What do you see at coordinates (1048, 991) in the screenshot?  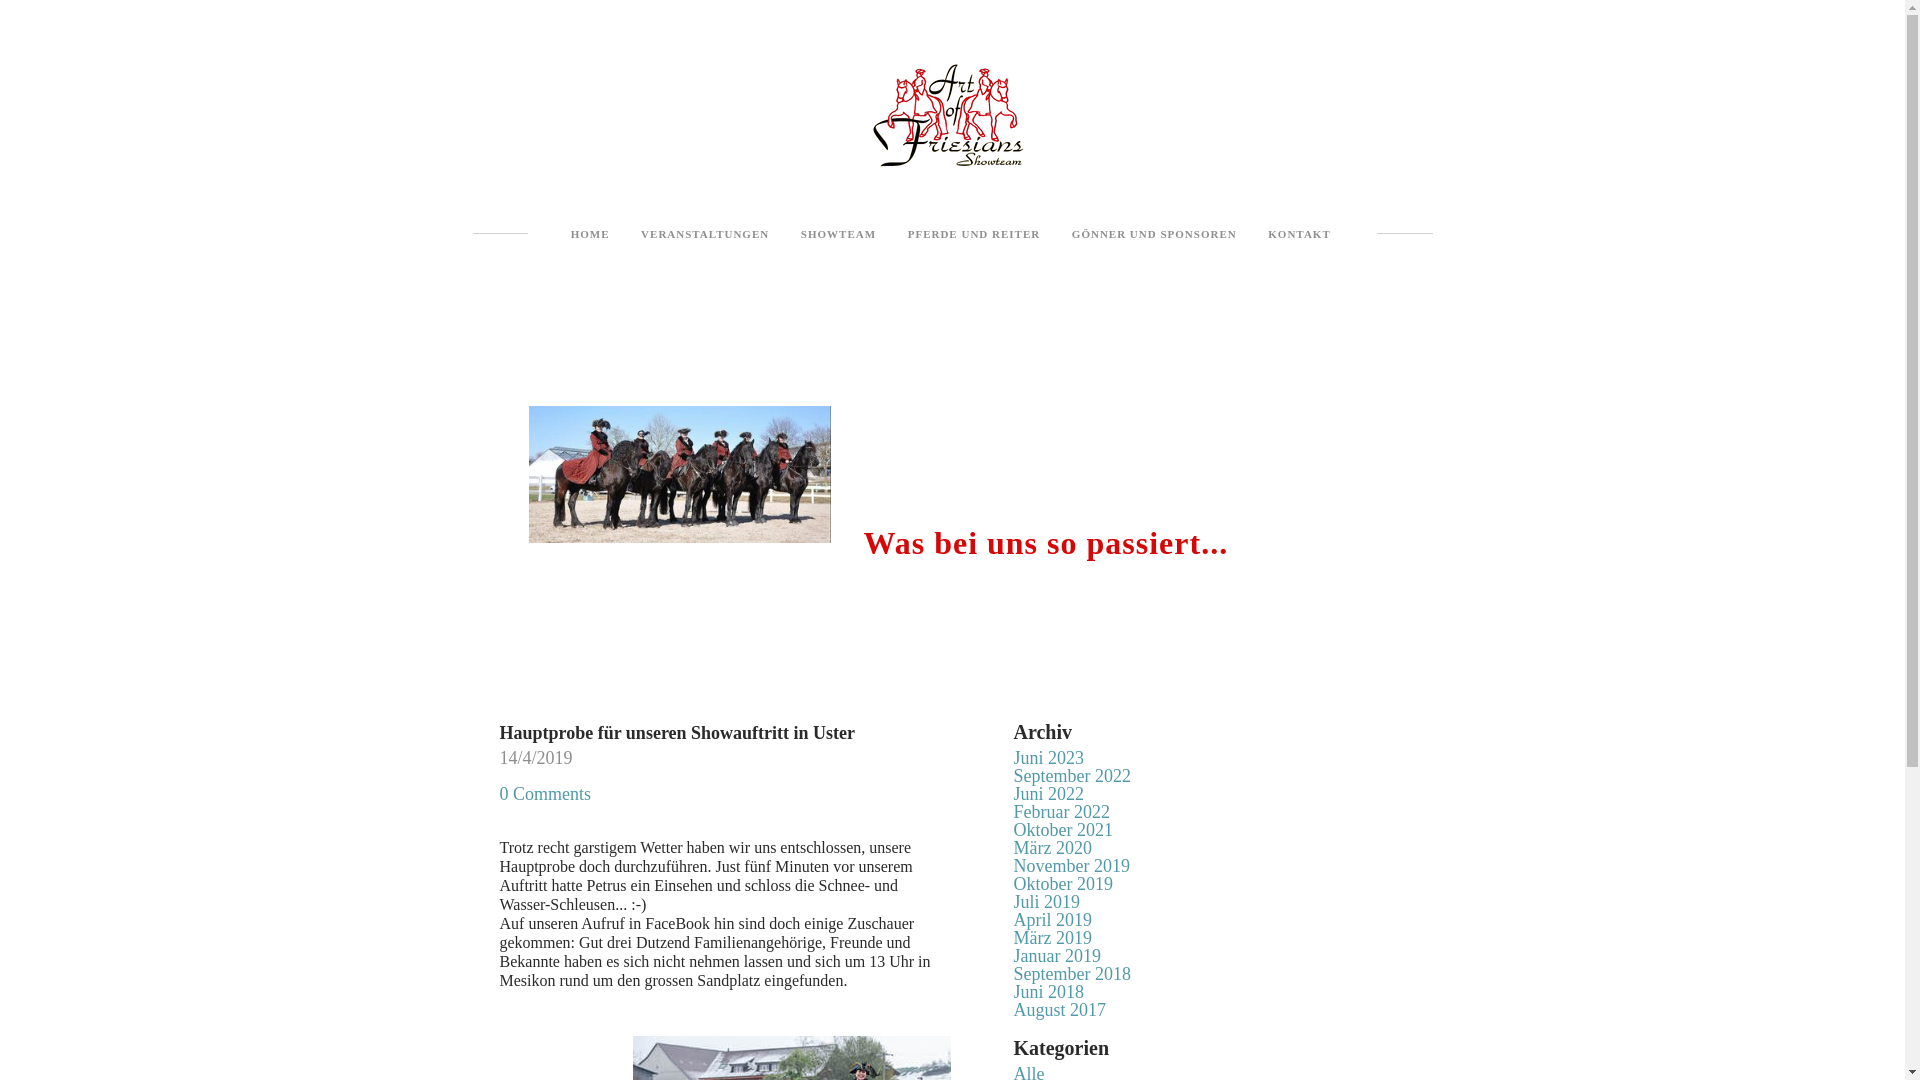 I see `'Juni 2018'` at bounding box center [1048, 991].